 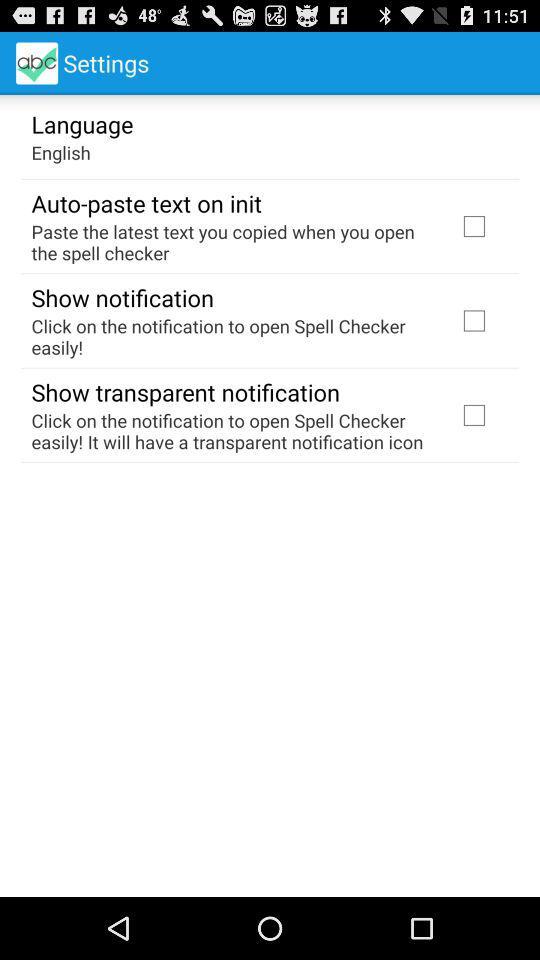 What do you see at coordinates (230, 241) in the screenshot?
I see `paste the latest icon` at bounding box center [230, 241].